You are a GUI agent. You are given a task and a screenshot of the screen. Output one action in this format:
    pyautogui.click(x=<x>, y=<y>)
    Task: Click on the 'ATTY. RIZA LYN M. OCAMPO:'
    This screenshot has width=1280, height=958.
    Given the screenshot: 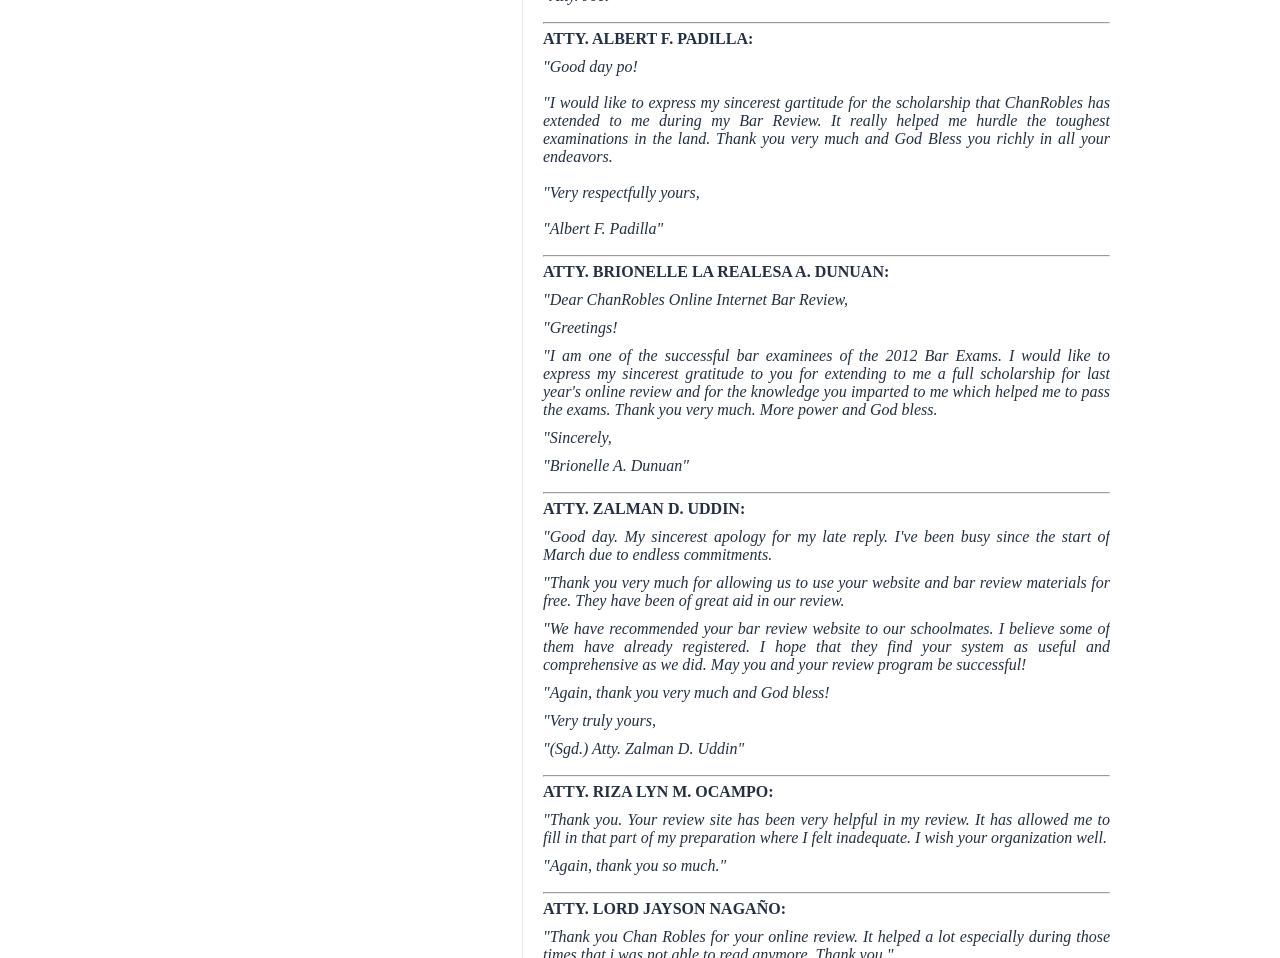 What is the action you would take?
    pyautogui.click(x=658, y=791)
    